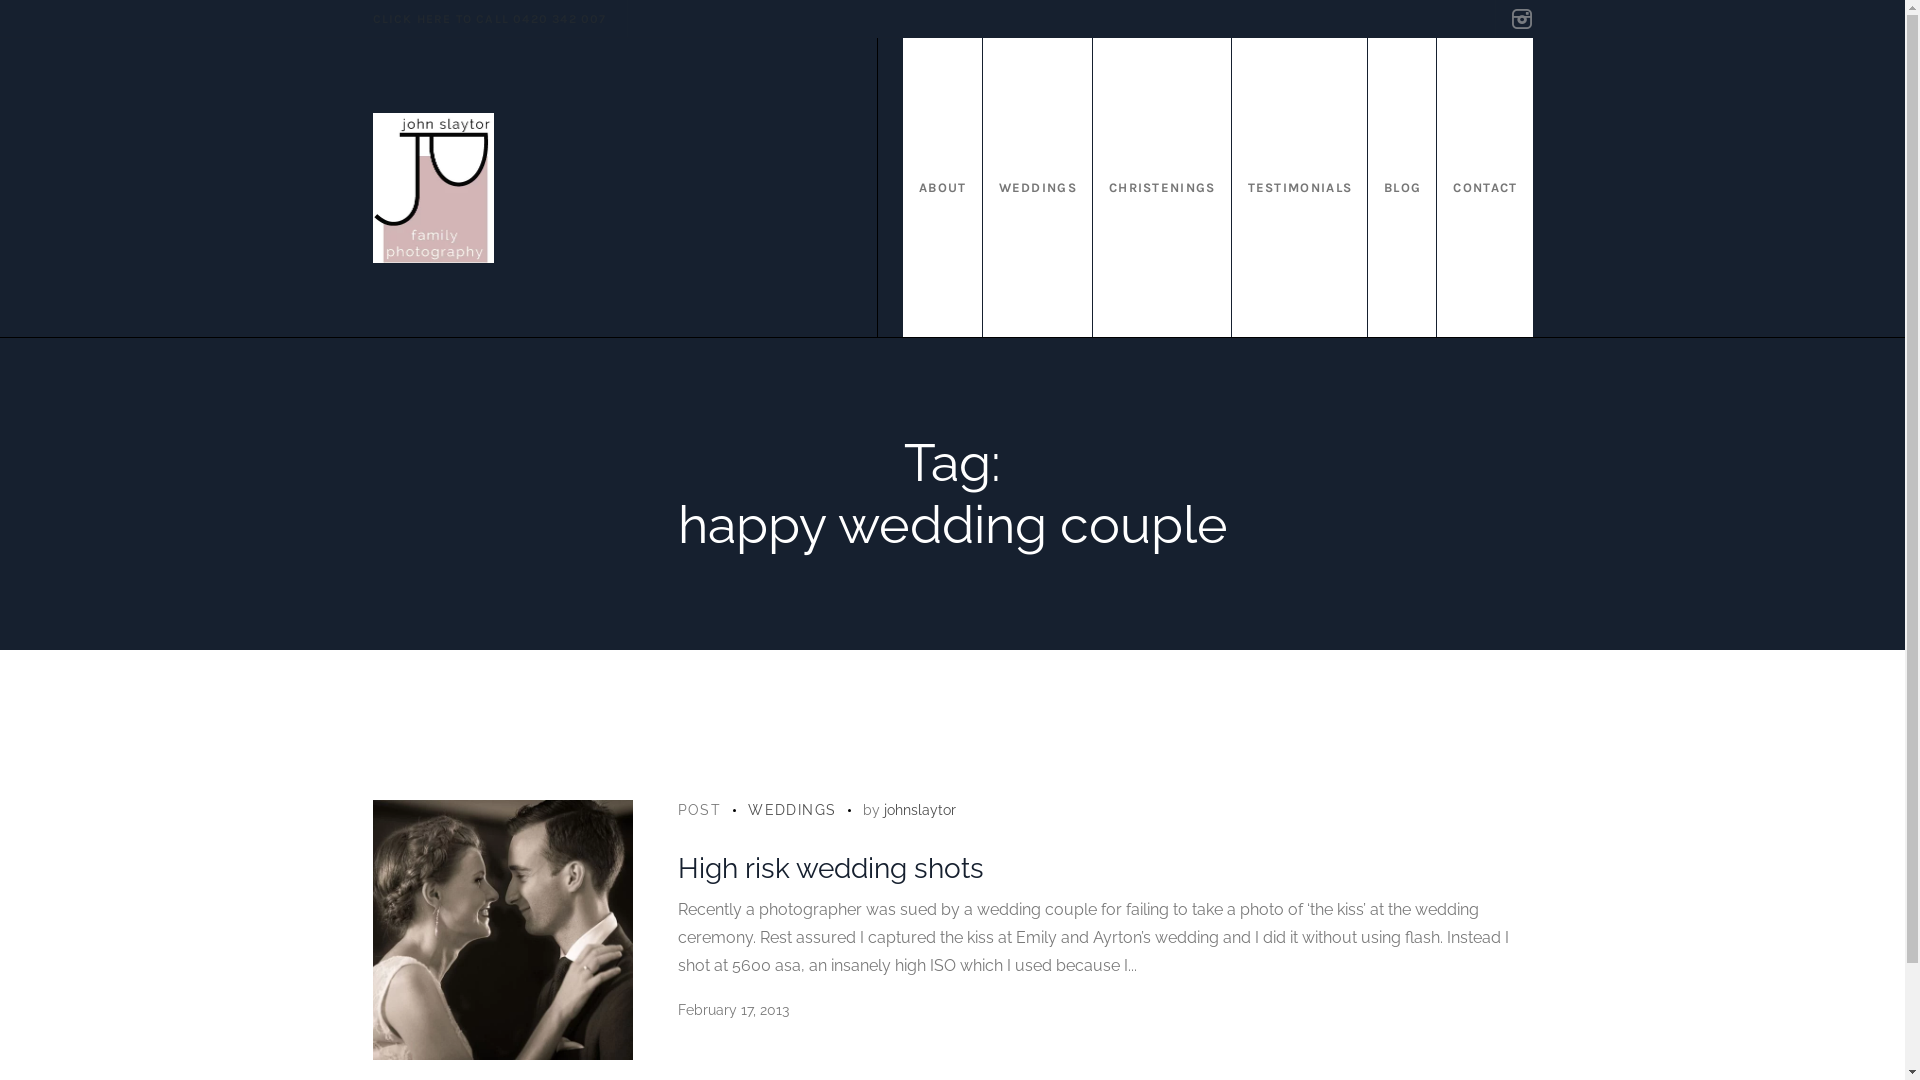 The image size is (1920, 1080). Describe the element at coordinates (1435, 187) in the screenshot. I see `'CONTACT'` at that location.